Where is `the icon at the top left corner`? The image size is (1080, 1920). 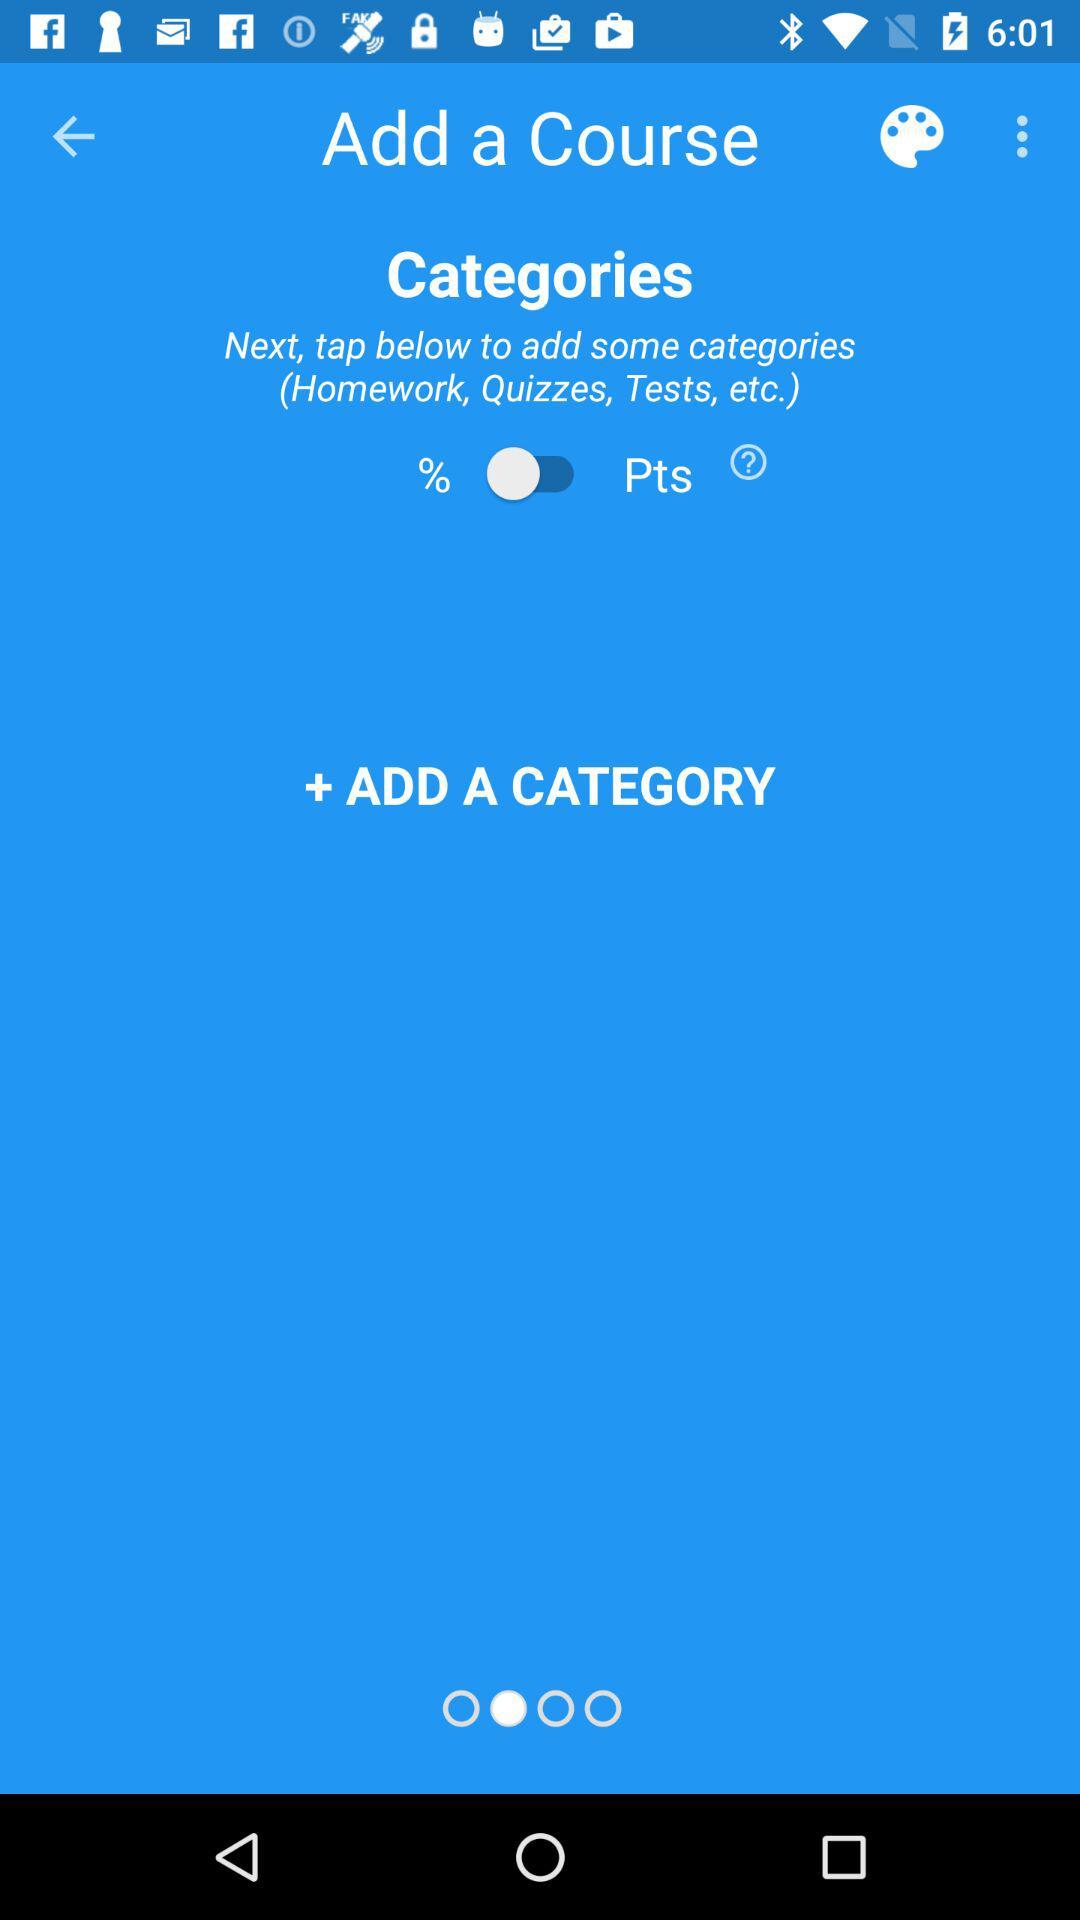 the icon at the top left corner is located at coordinates (72, 135).